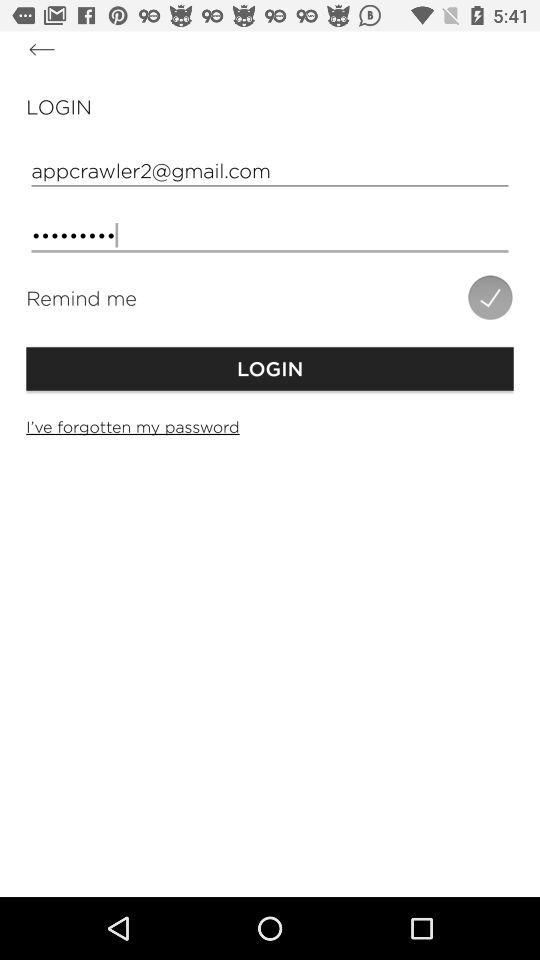 The height and width of the screenshot is (960, 540). What do you see at coordinates (270, 235) in the screenshot?
I see `the crowd3116 icon` at bounding box center [270, 235].